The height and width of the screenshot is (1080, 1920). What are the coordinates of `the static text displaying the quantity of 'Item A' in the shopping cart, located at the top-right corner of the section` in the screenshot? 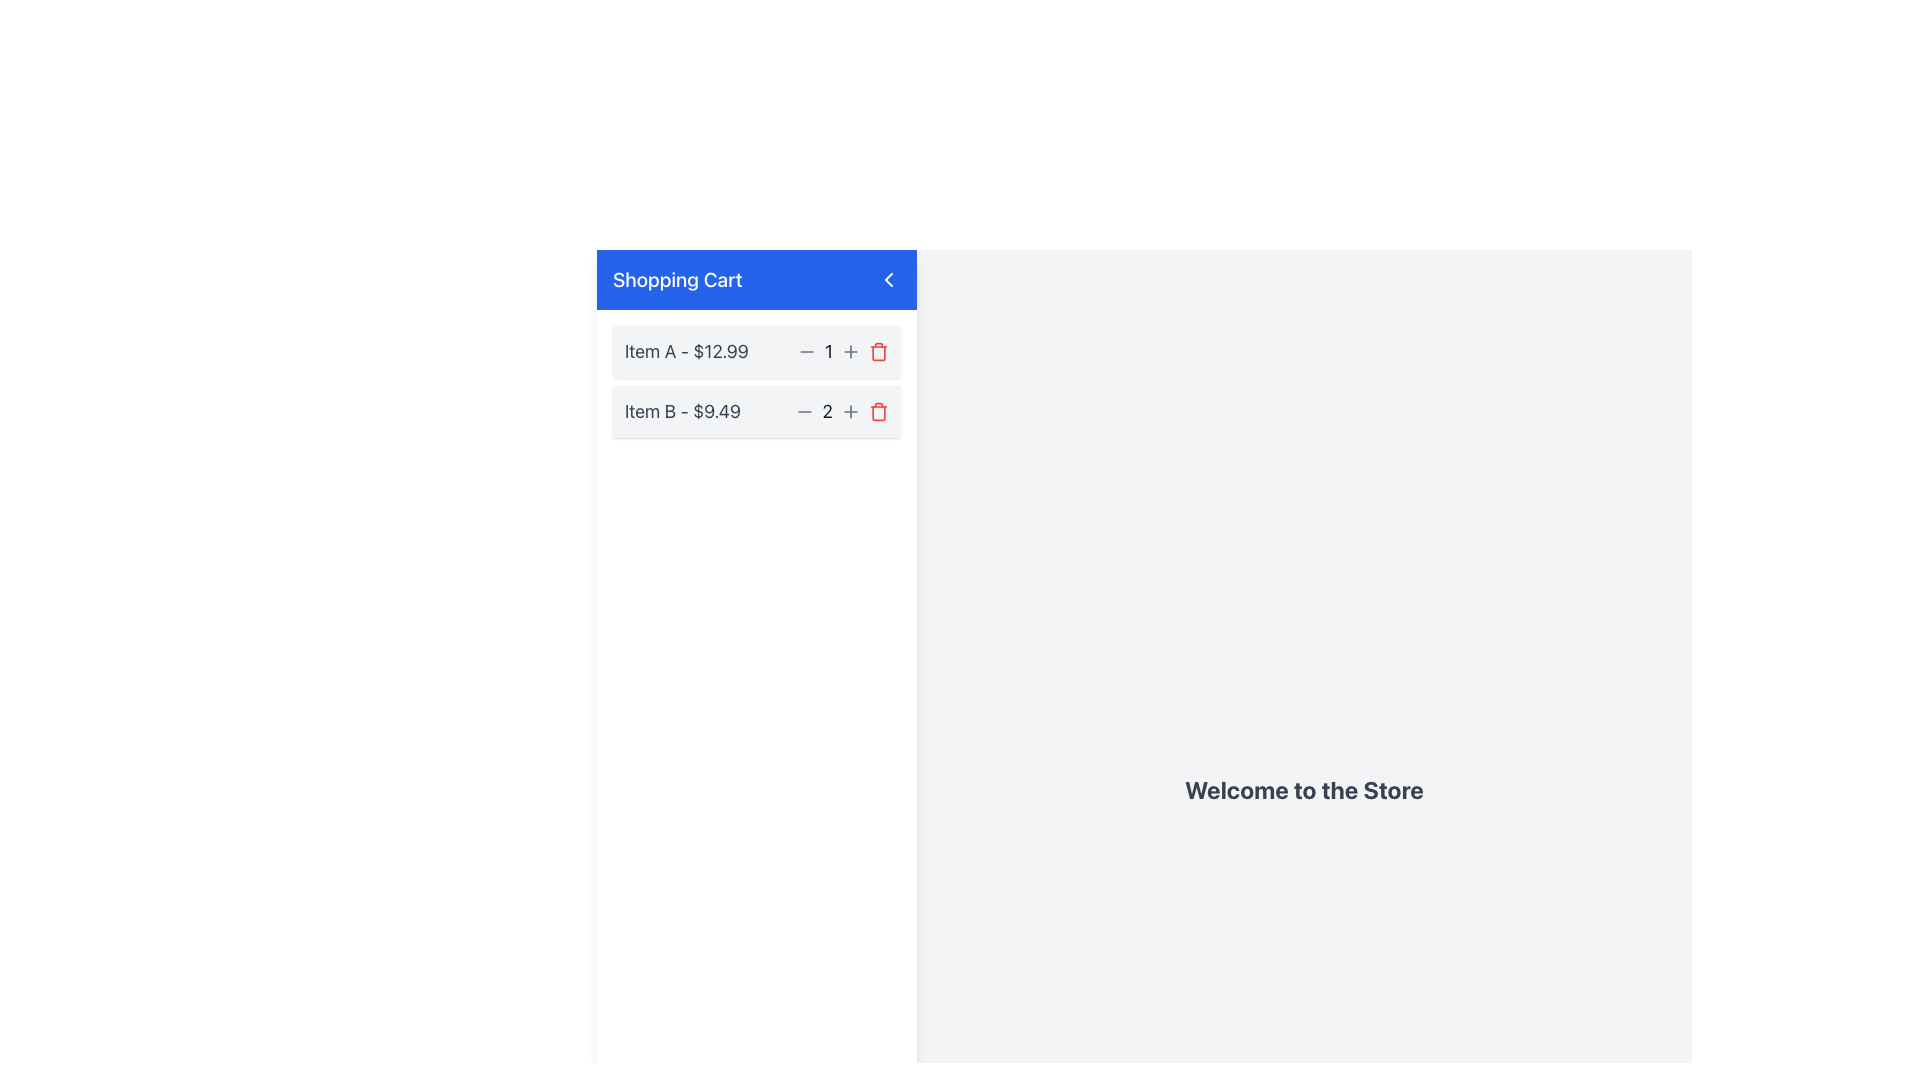 It's located at (829, 350).